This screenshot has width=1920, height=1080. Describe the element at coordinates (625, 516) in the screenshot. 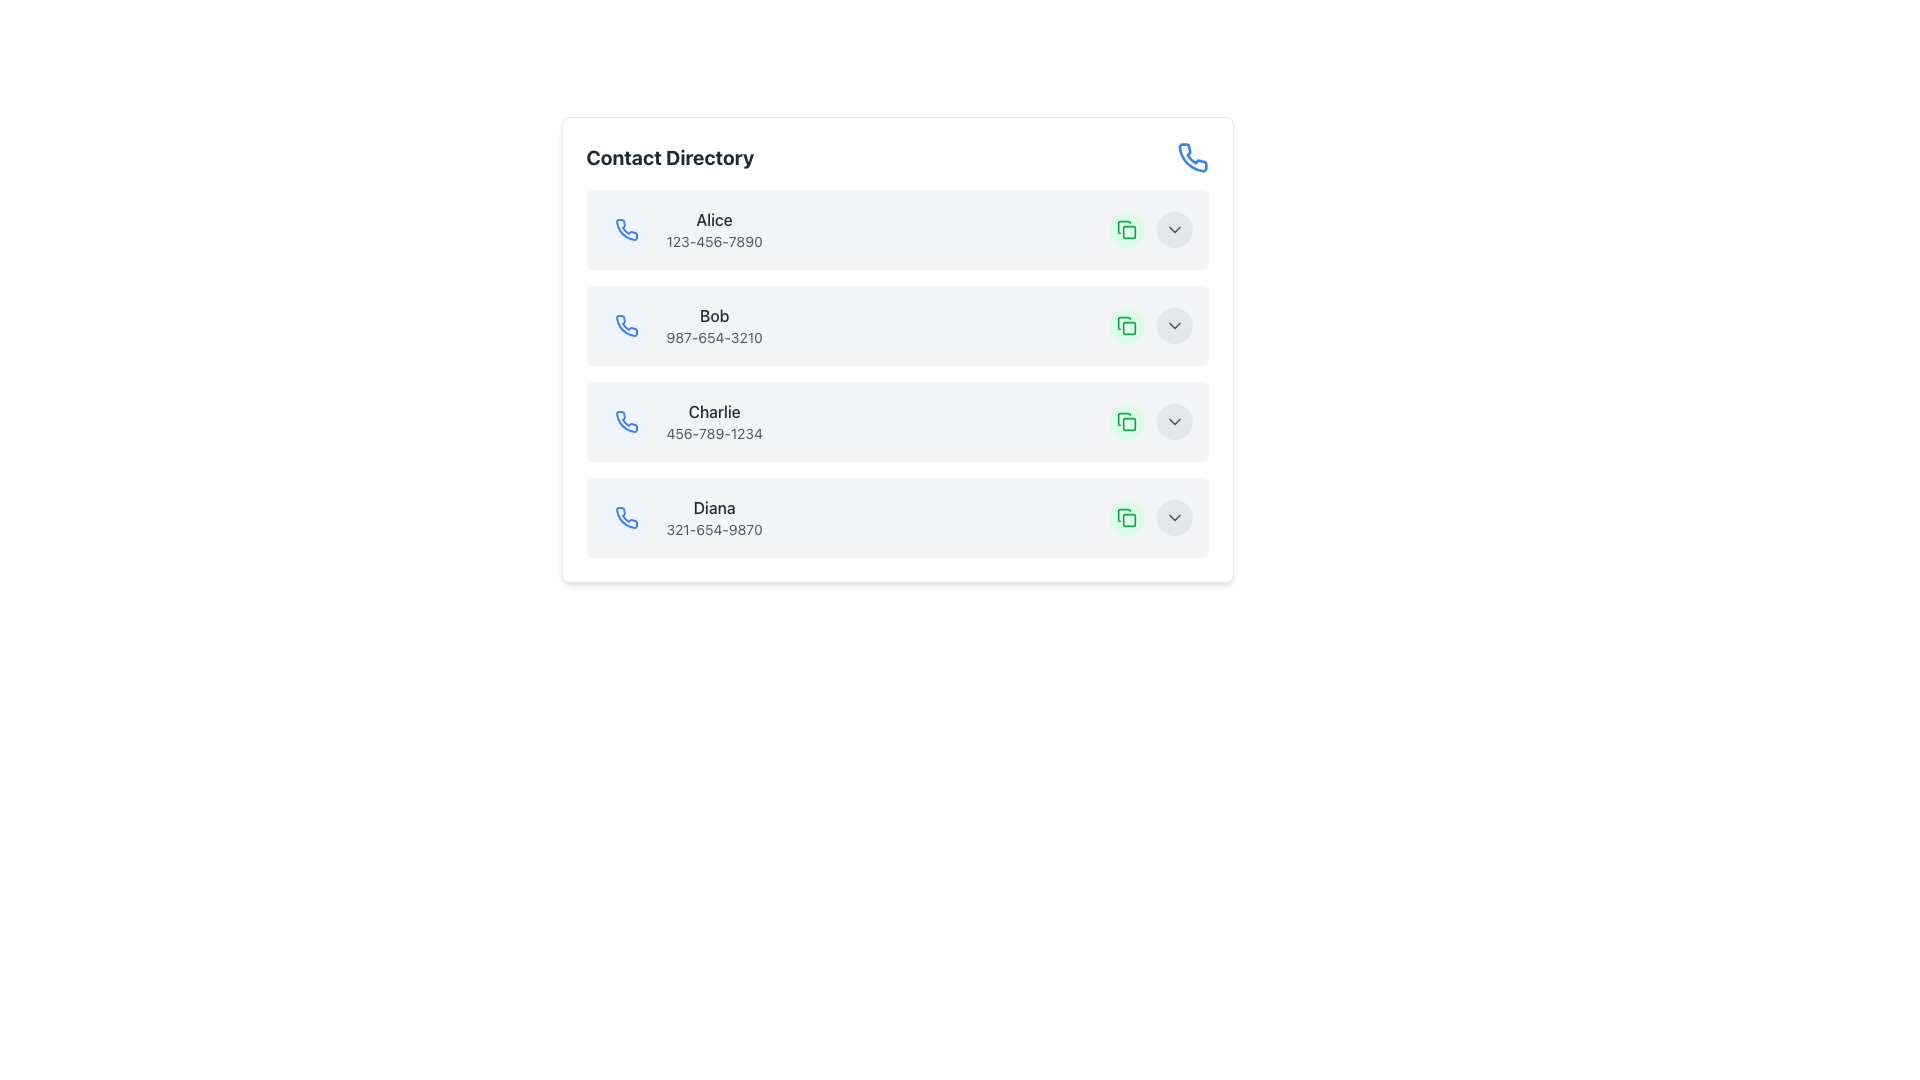

I see `the phone icon to initiate a call for the contact 'Diana' in the directory` at that location.